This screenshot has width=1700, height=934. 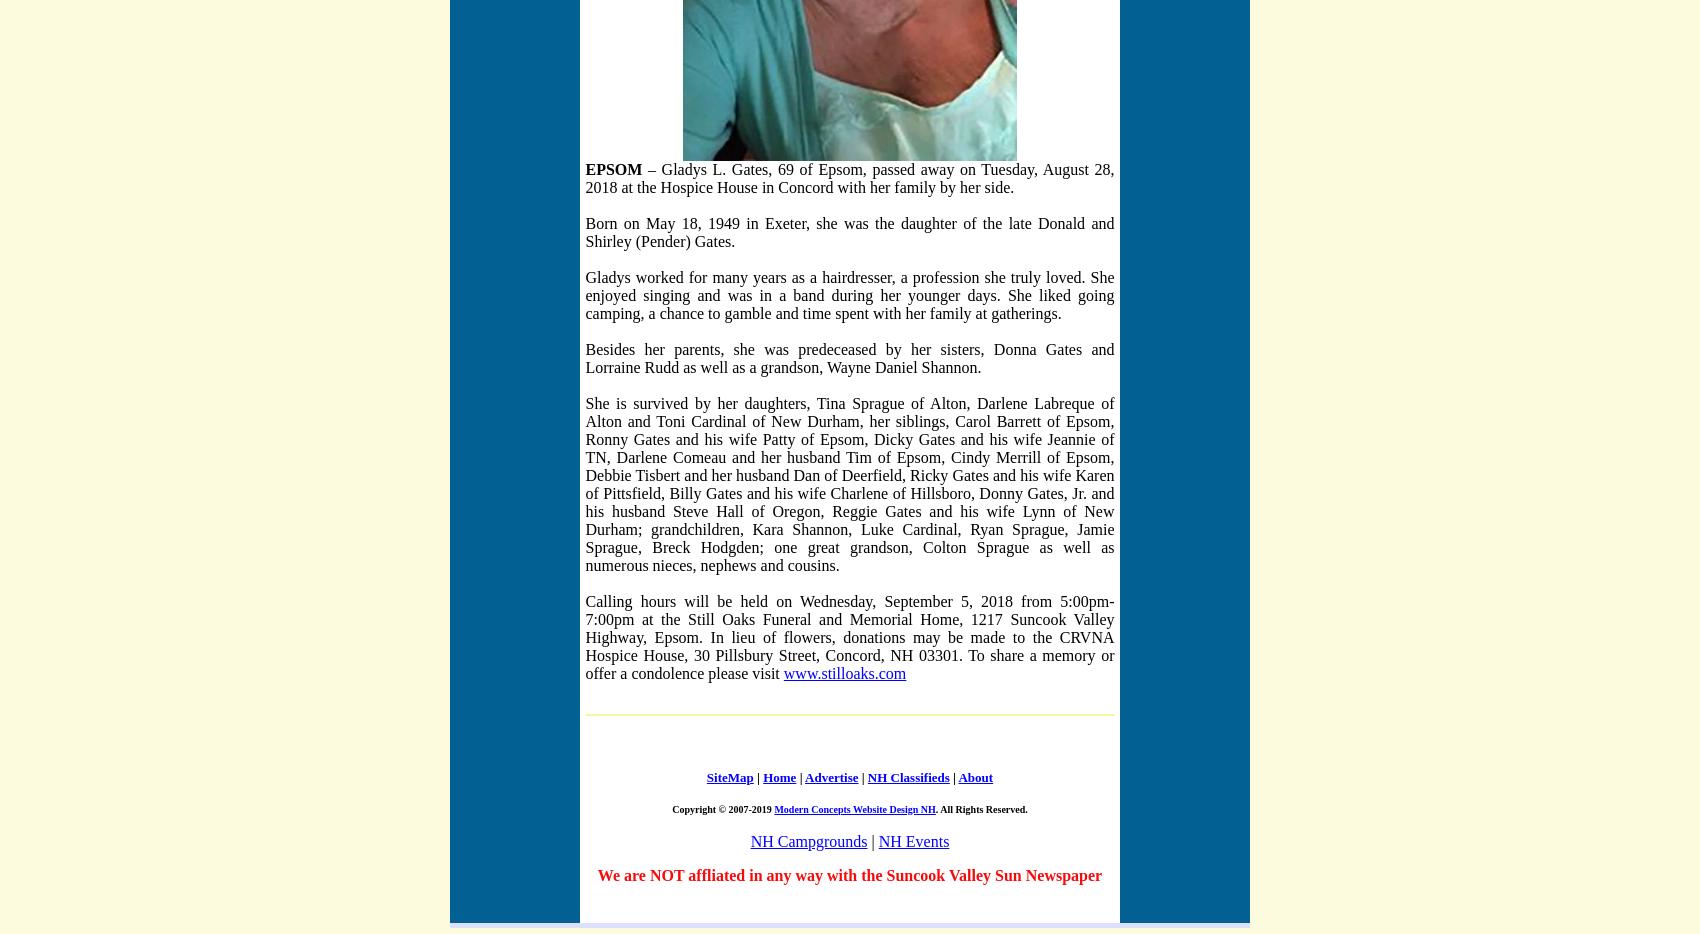 I want to click on '– Gladys L. Gates,
69 of Epsom, passed away on Tuesday, August 28, 2018 at the Hospice
House in Concord with her family by her side.', so click(x=848, y=177).